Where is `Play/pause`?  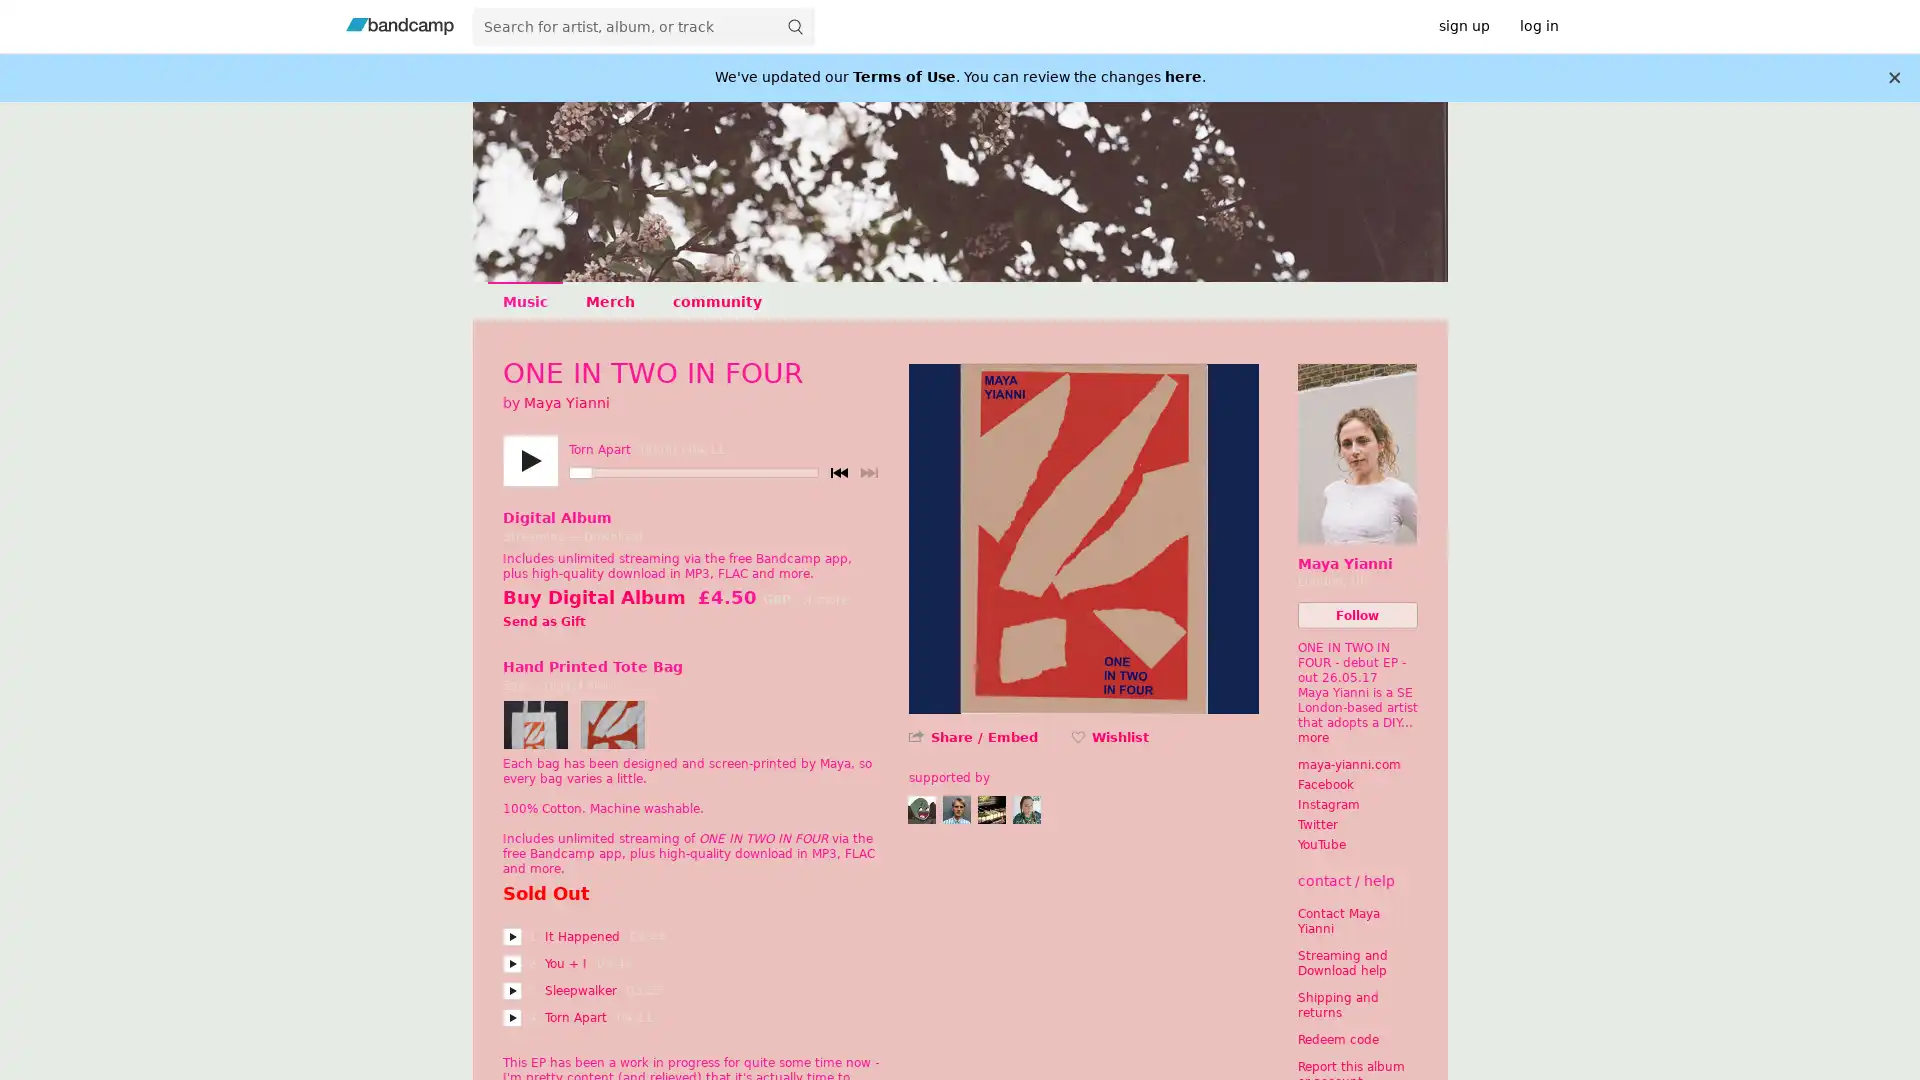
Play/pause is located at coordinates (529, 461).